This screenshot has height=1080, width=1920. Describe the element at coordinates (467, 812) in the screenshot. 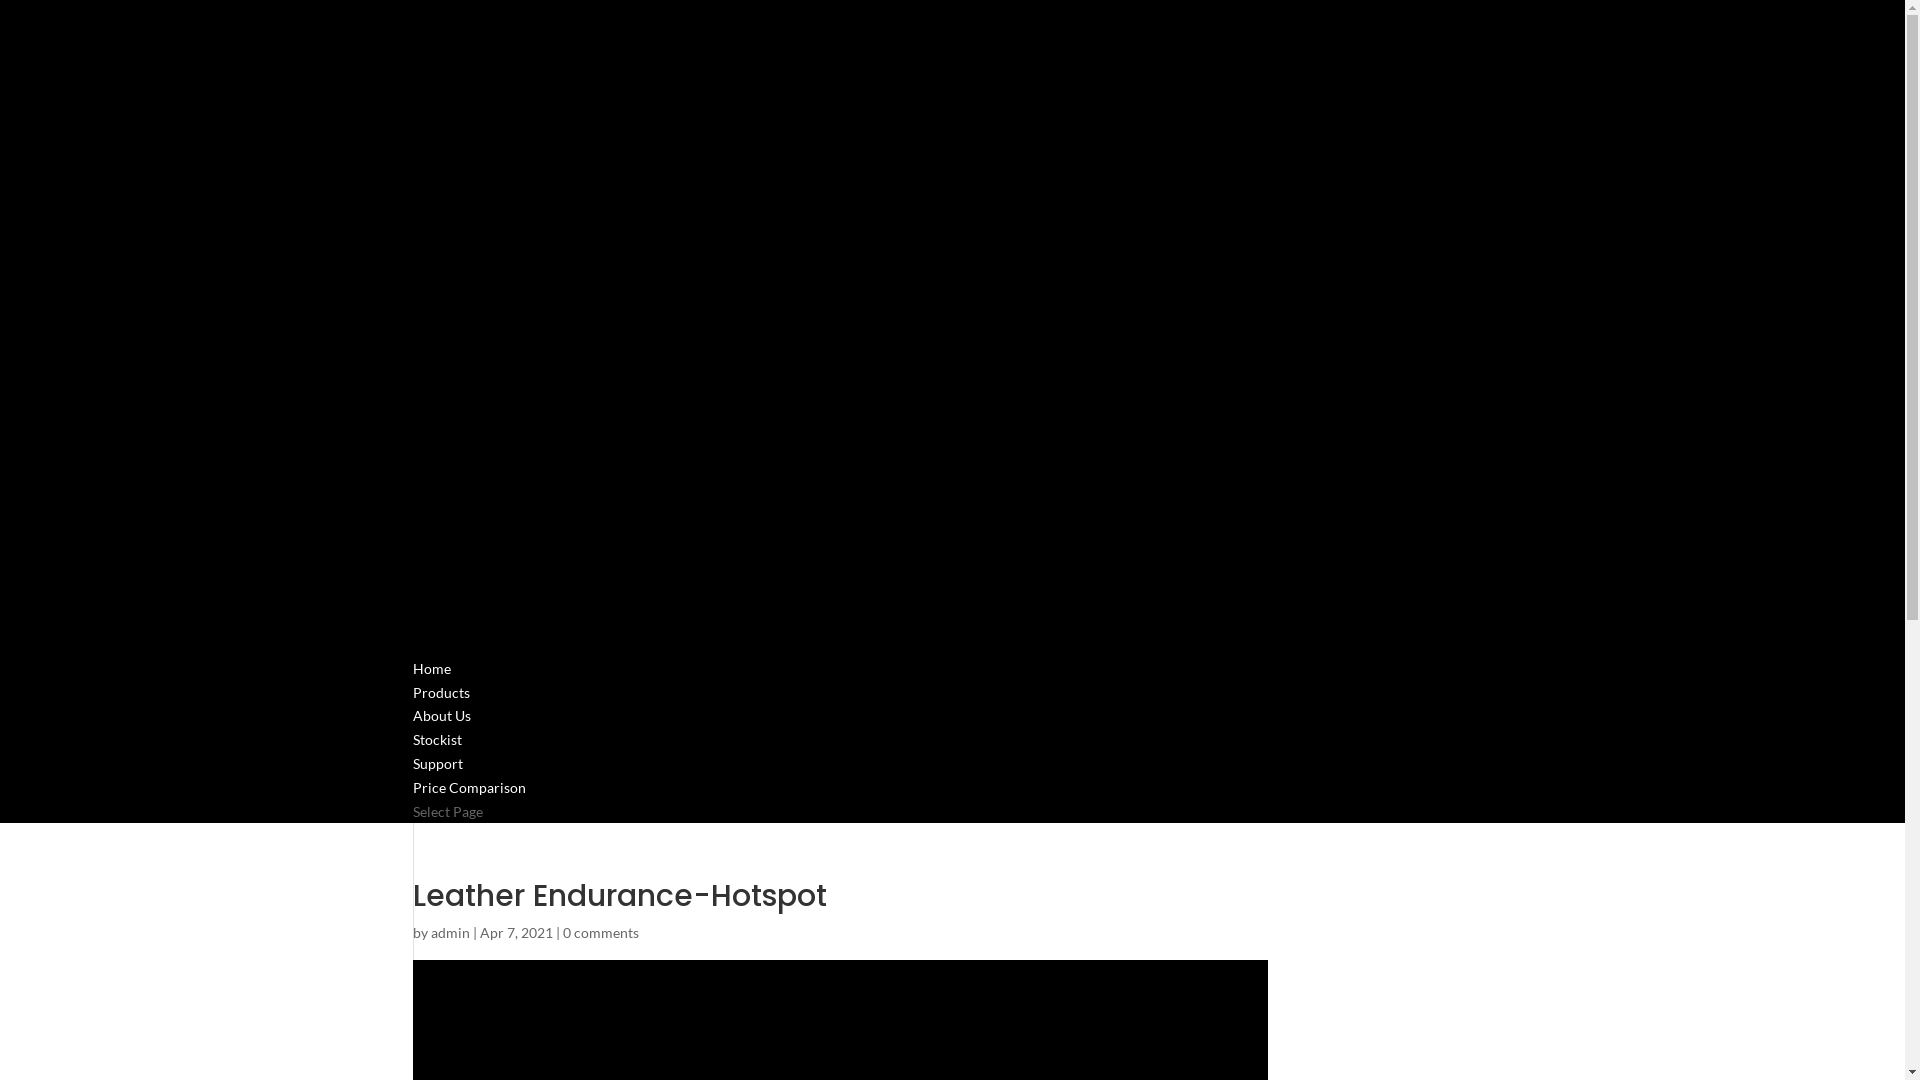

I see `'Price Comparison'` at that location.